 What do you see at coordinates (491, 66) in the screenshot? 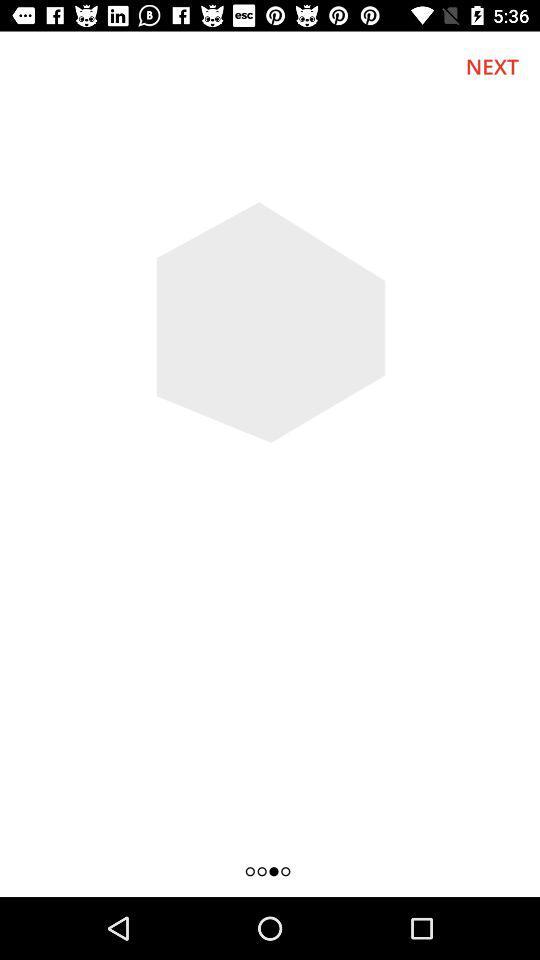
I see `next item` at bounding box center [491, 66].